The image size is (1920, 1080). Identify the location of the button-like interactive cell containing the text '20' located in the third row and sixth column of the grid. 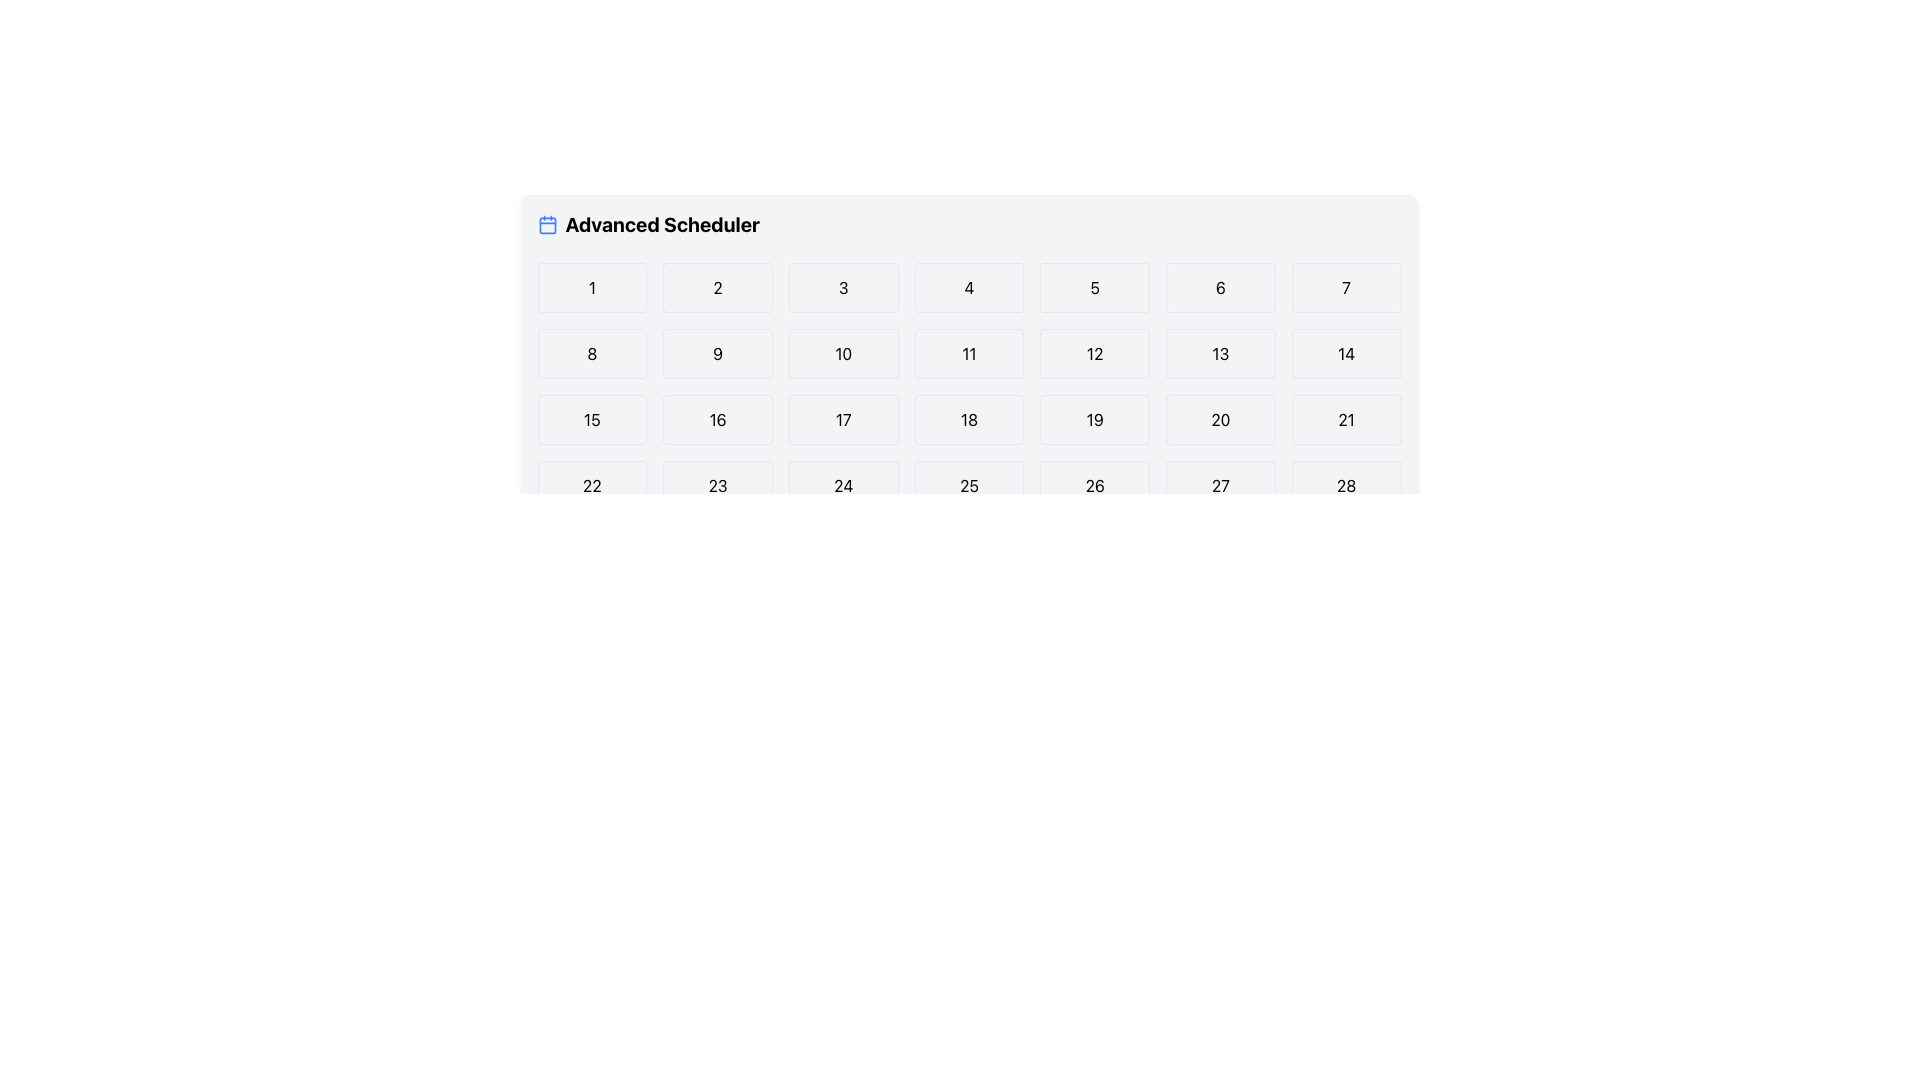
(1218, 419).